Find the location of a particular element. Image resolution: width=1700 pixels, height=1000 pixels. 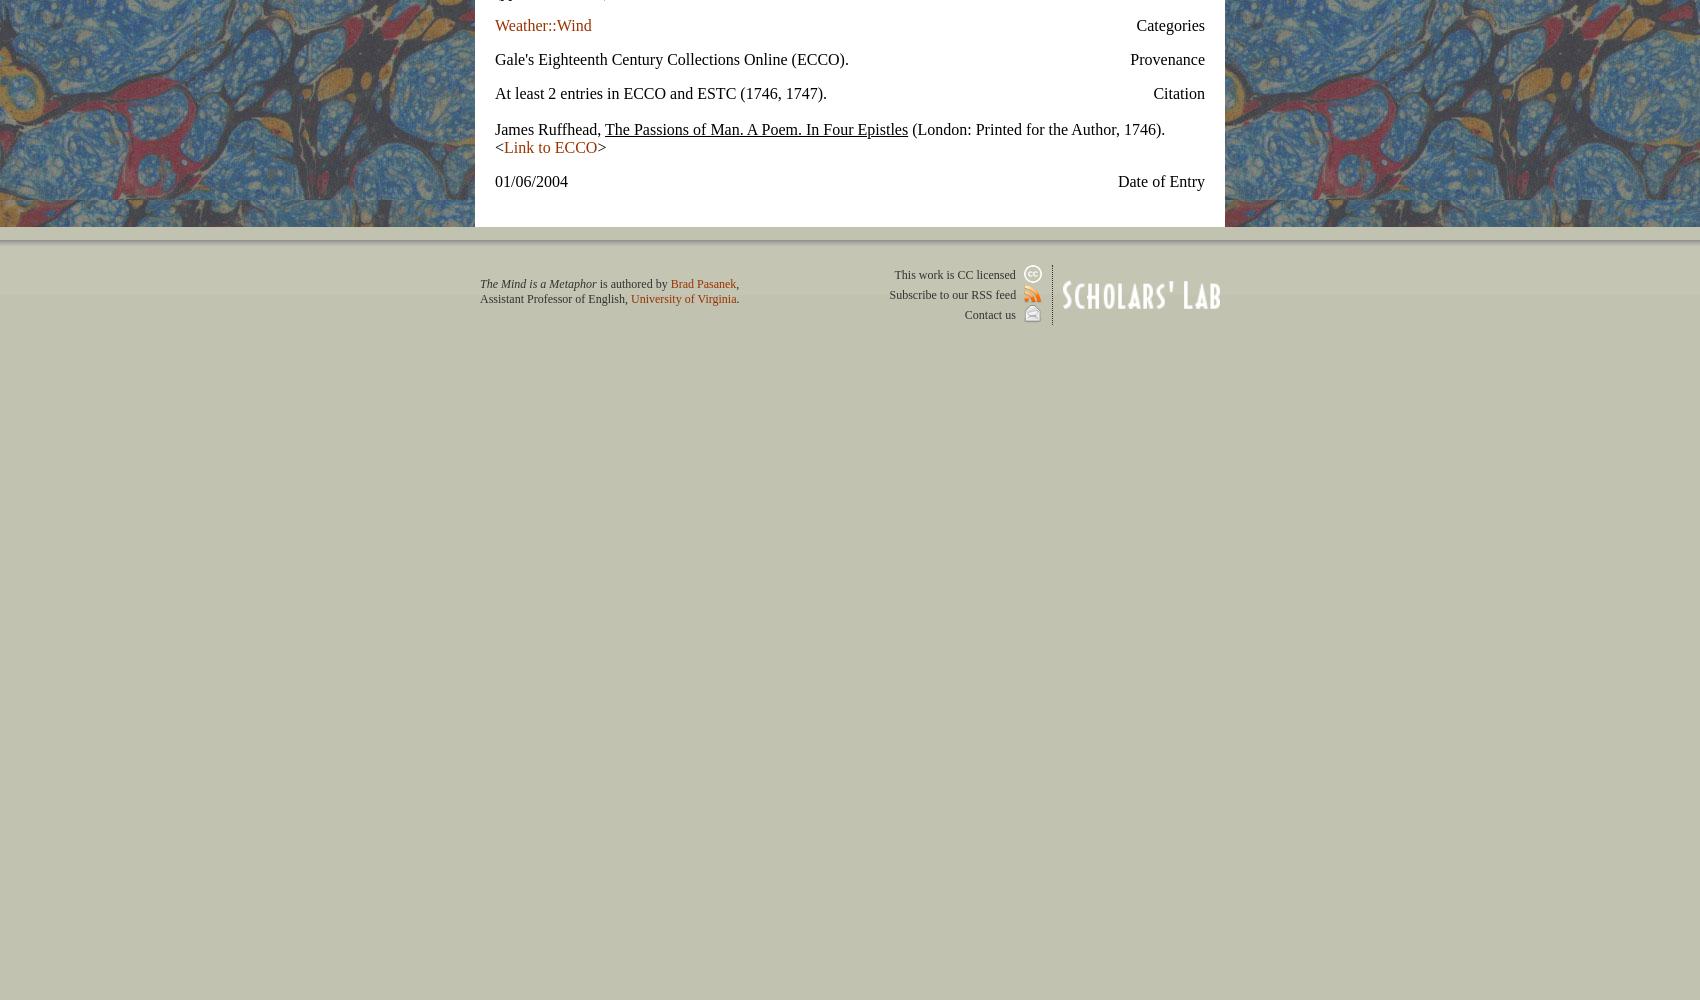

'.' is located at coordinates (737, 298).